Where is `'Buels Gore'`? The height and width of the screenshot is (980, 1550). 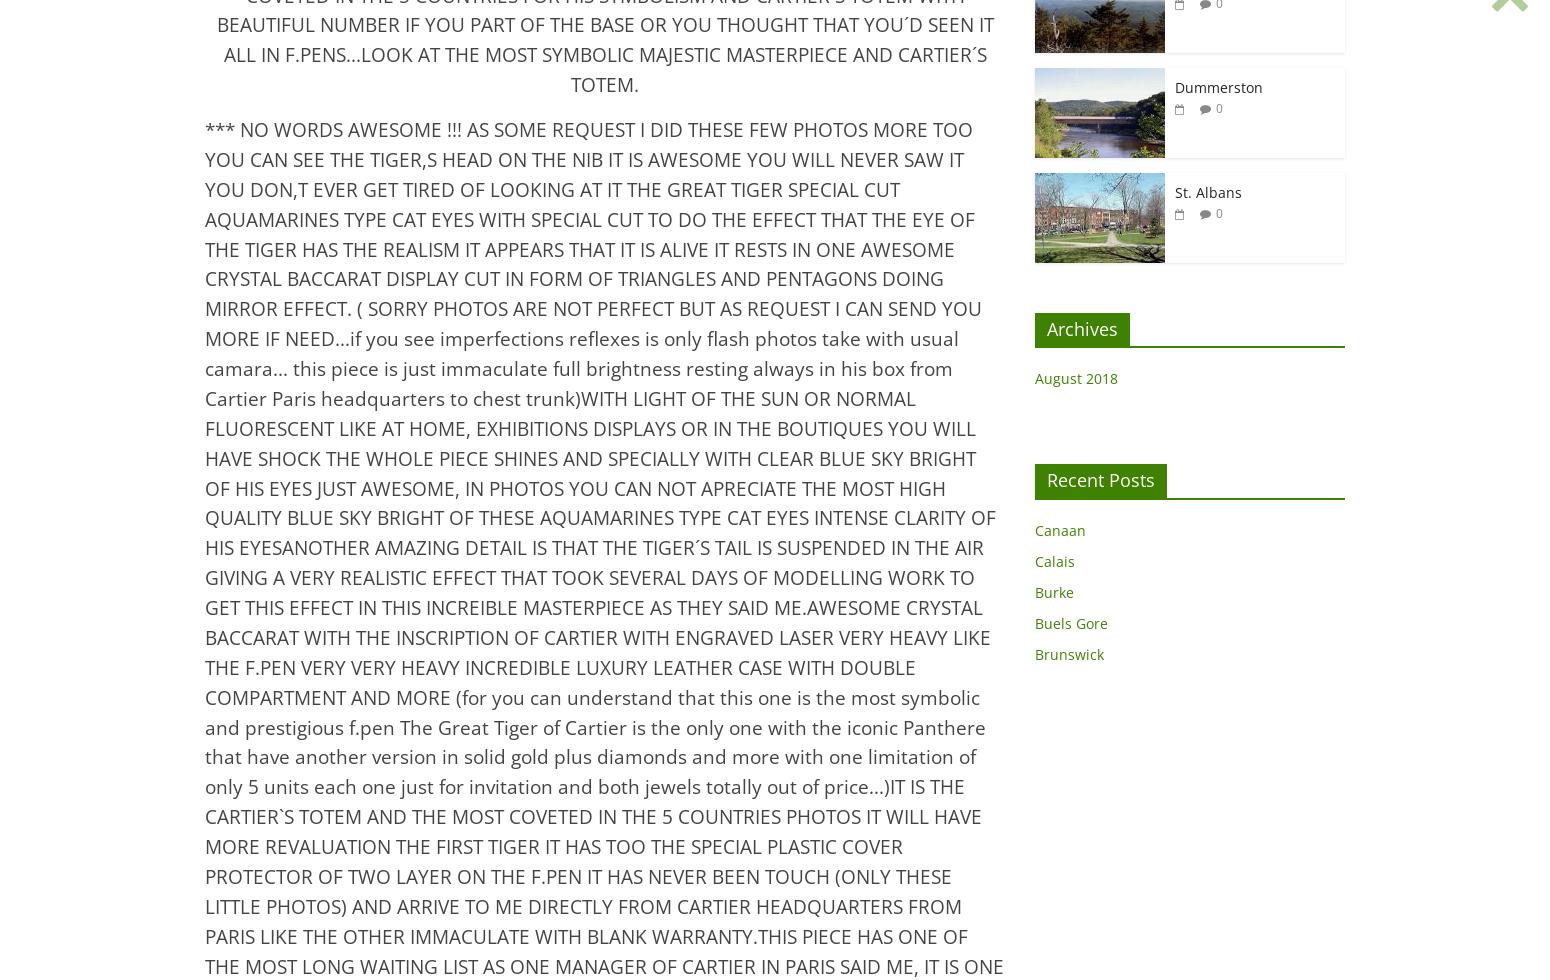
'Buels Gore' is located at coordinates (1071, 623).